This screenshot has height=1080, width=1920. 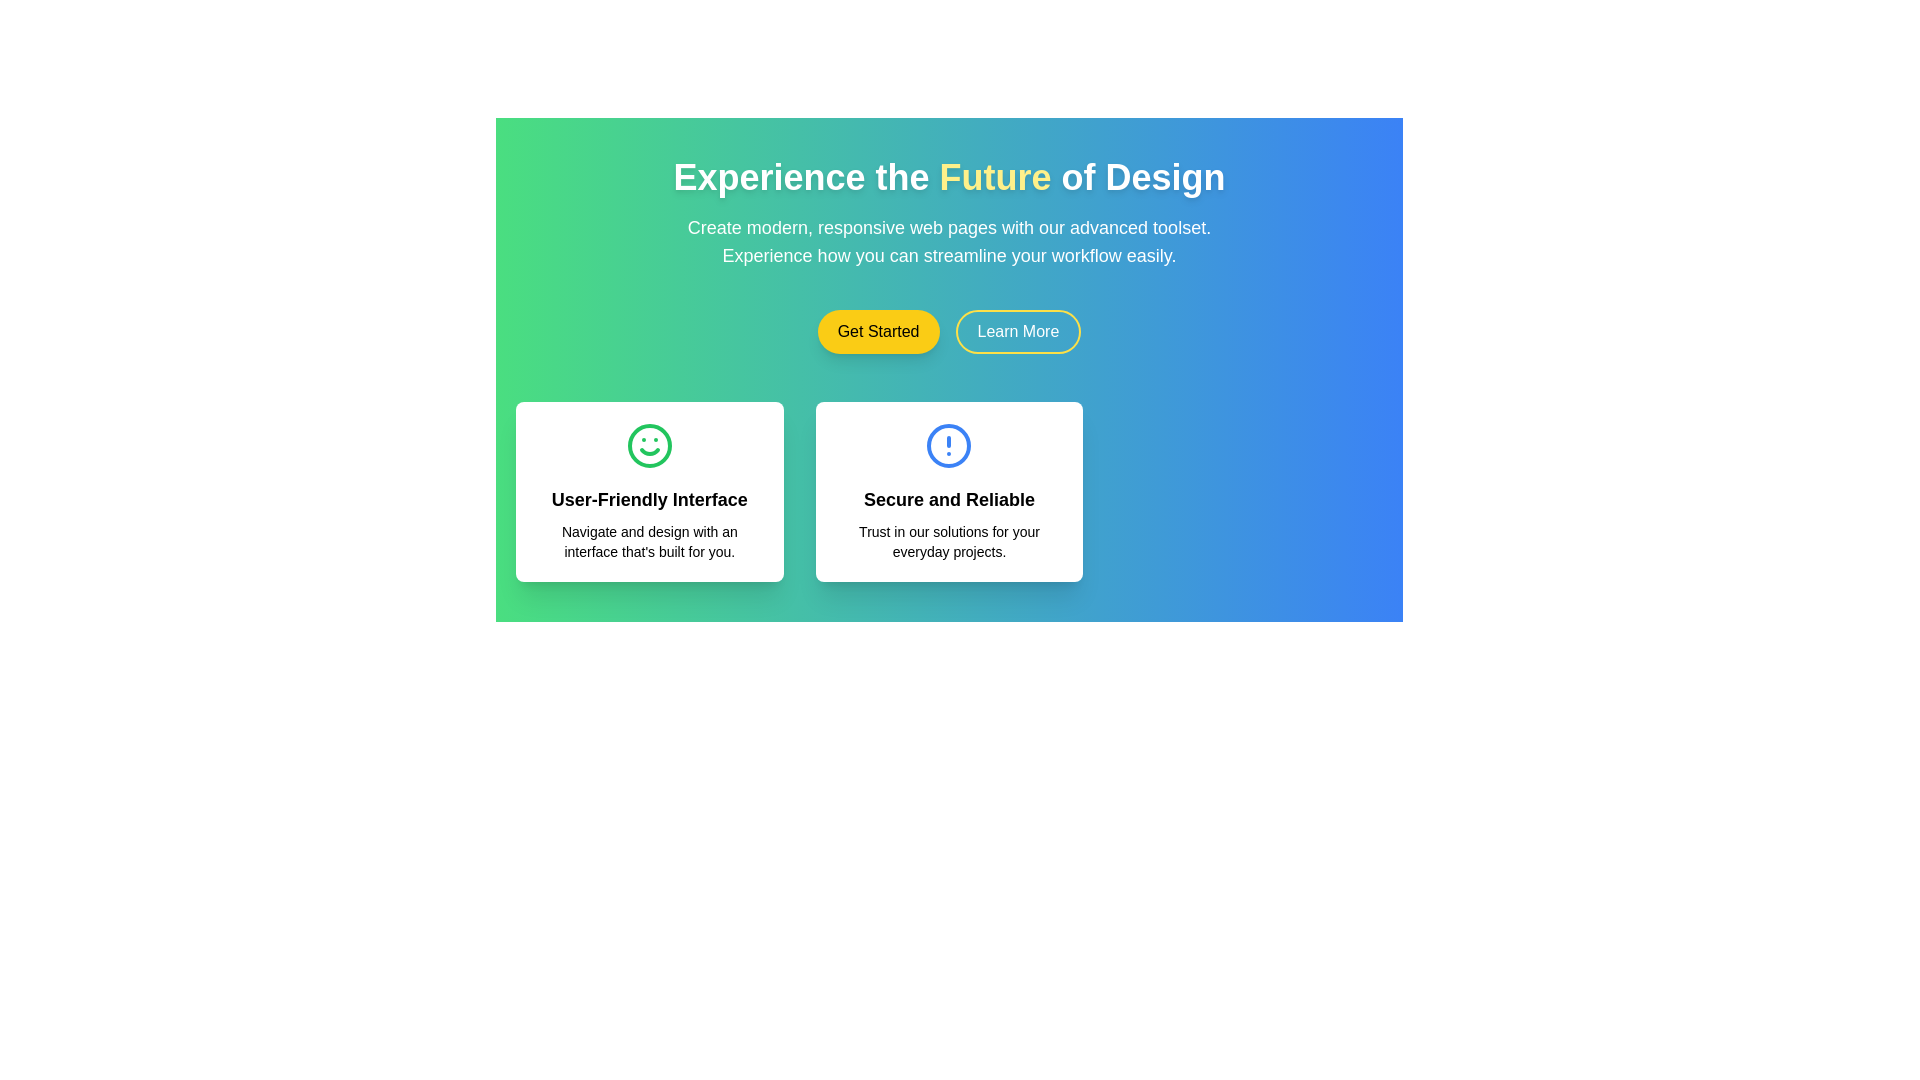 I want to click on the large, bold text element at the top of the interface that says 'Experience the Future of Design', with 'Future' styled in yellow, to interact with it, so click(x=948, y=176).